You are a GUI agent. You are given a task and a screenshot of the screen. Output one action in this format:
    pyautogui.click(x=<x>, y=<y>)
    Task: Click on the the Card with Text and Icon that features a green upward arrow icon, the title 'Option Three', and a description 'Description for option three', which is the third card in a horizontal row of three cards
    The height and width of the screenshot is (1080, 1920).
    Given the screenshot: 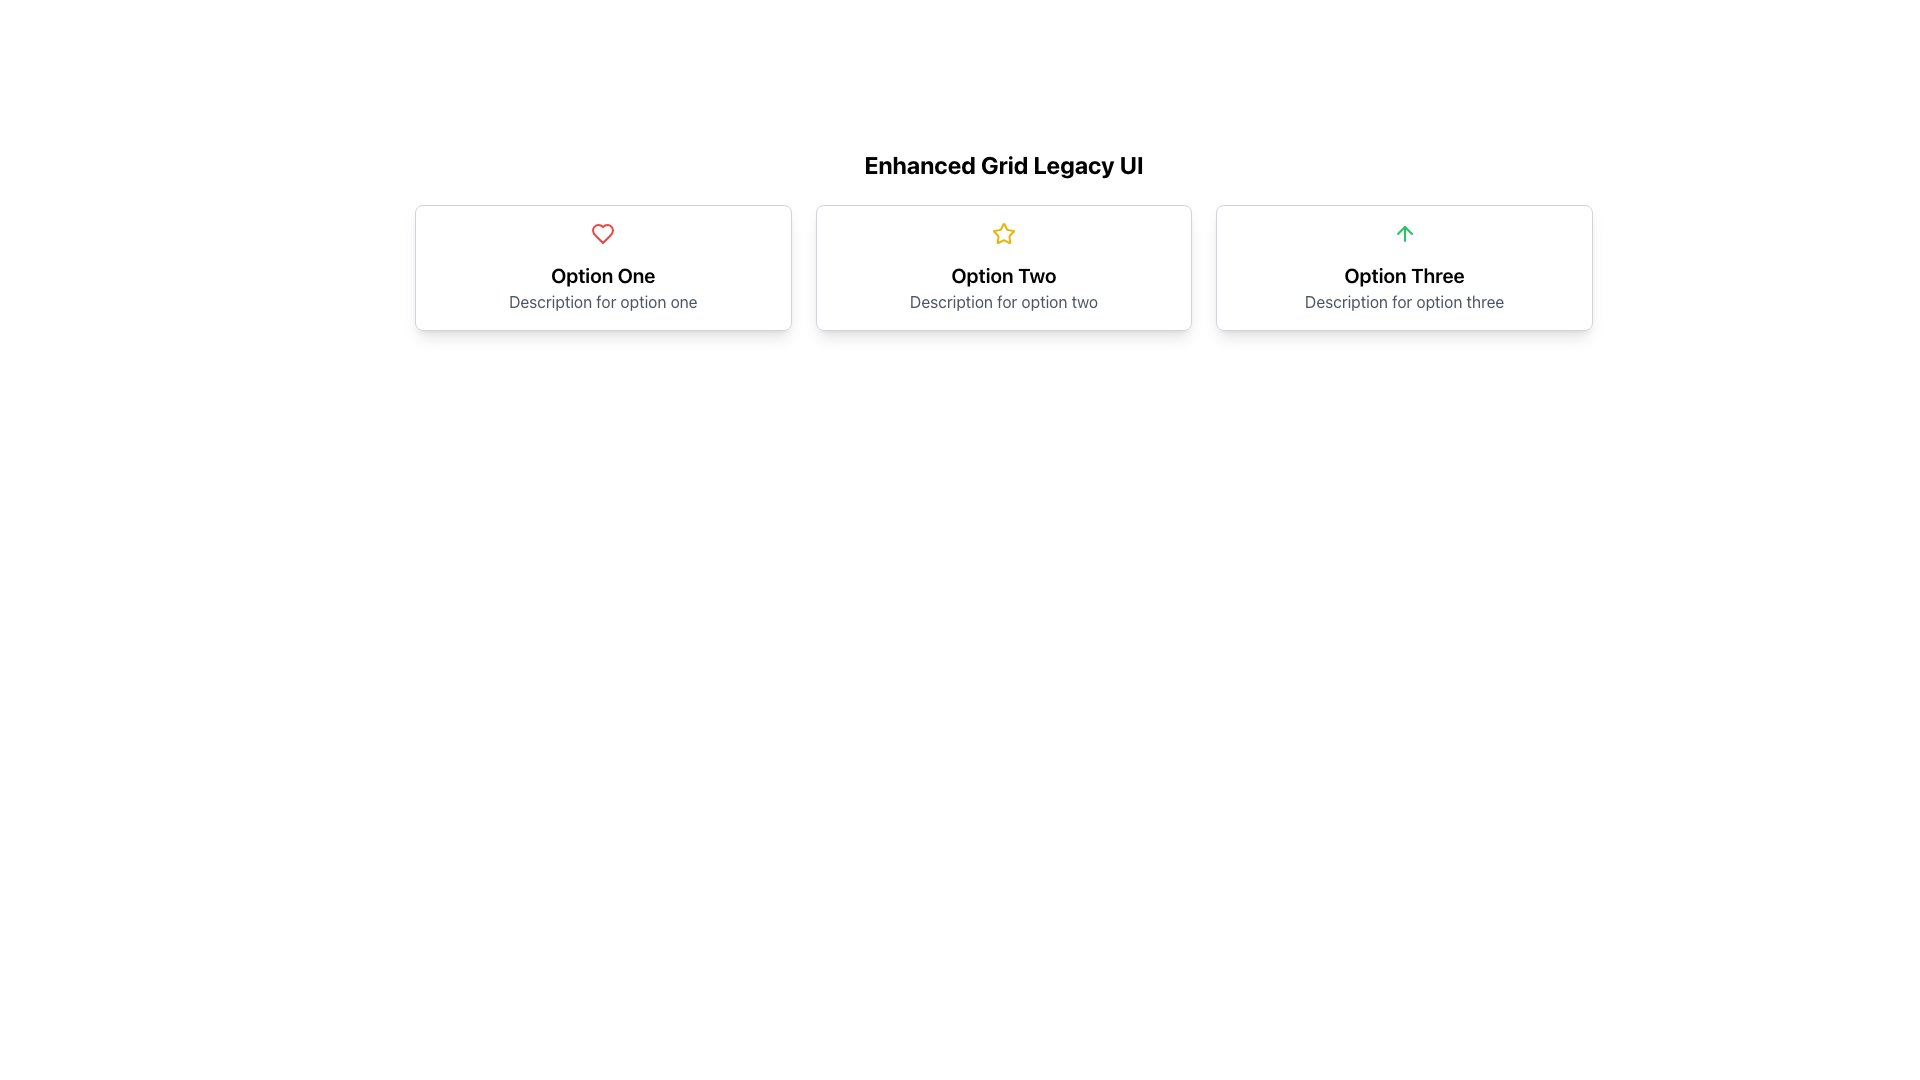 What is the action you would take?
    pyautogui.click(x=1403, y=266)
    